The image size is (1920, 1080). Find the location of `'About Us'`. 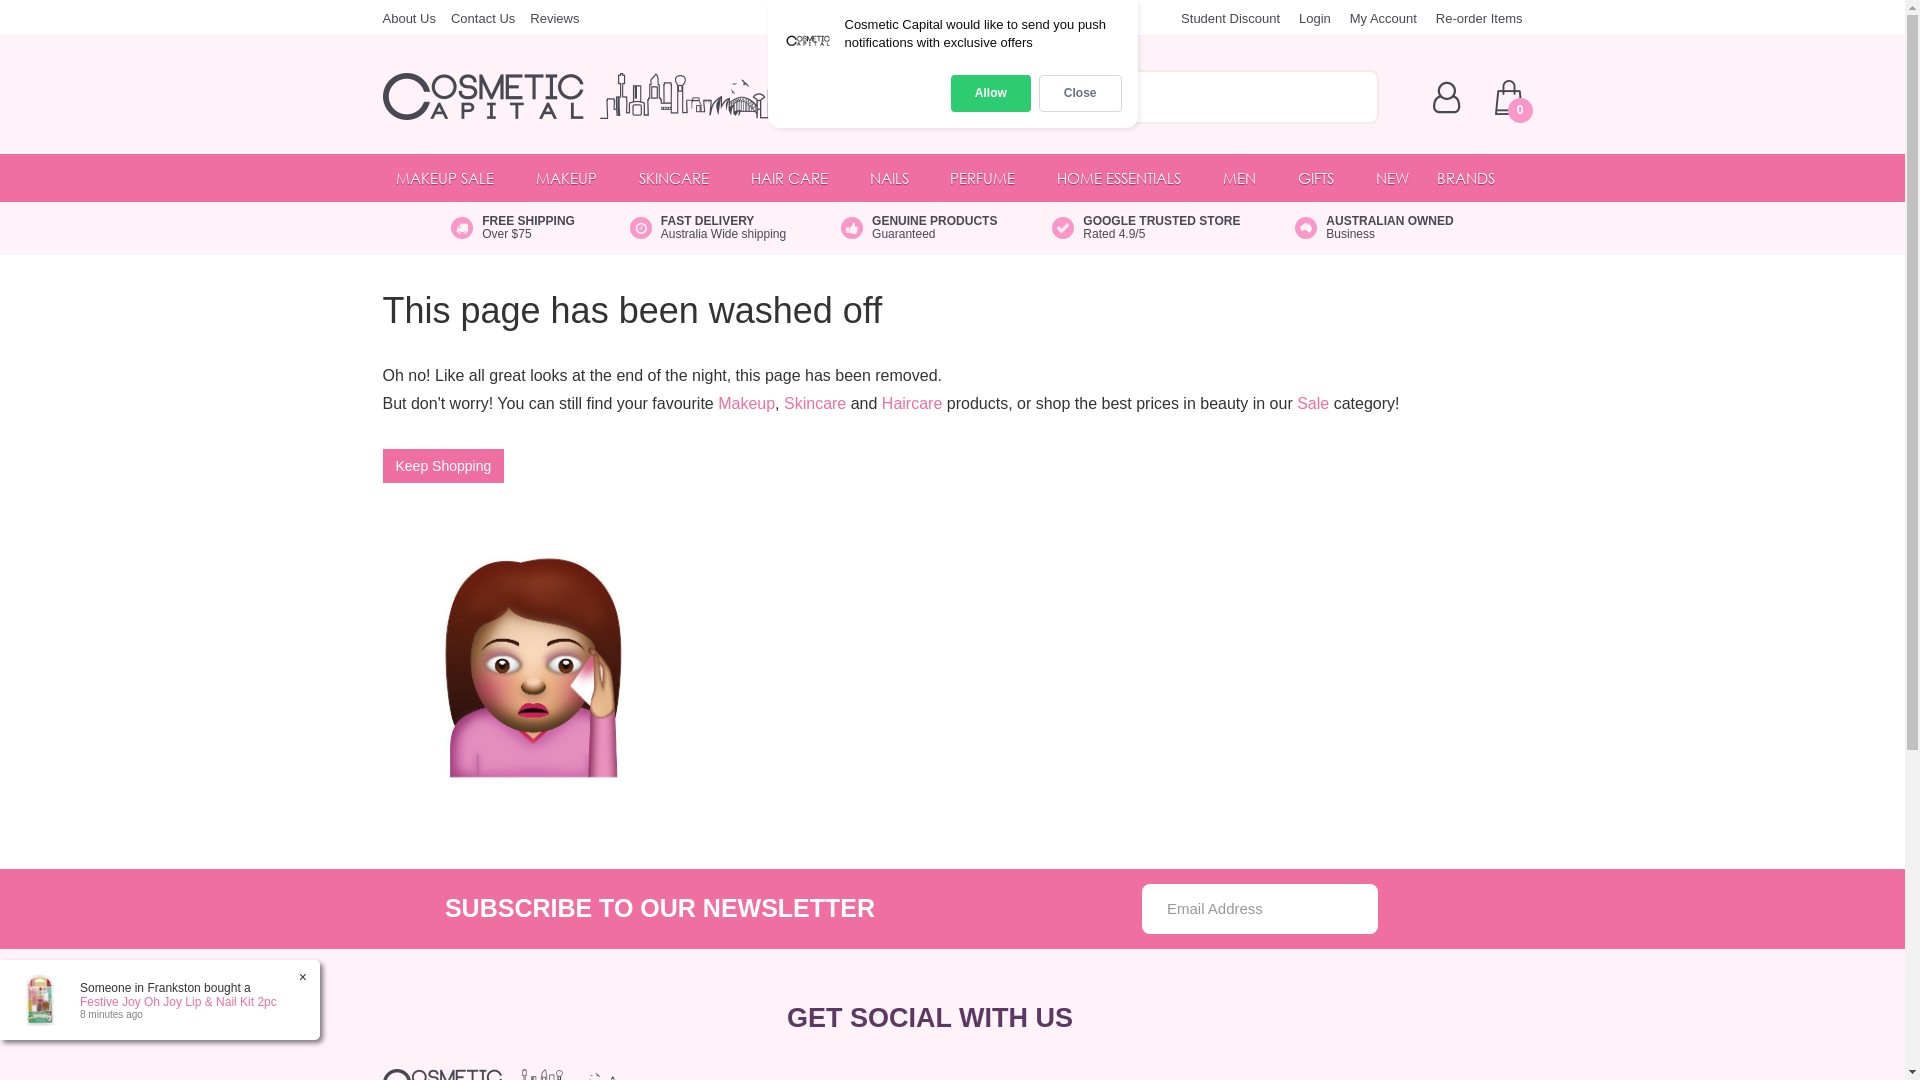

'About Us' is located at coordinates (407, 18).